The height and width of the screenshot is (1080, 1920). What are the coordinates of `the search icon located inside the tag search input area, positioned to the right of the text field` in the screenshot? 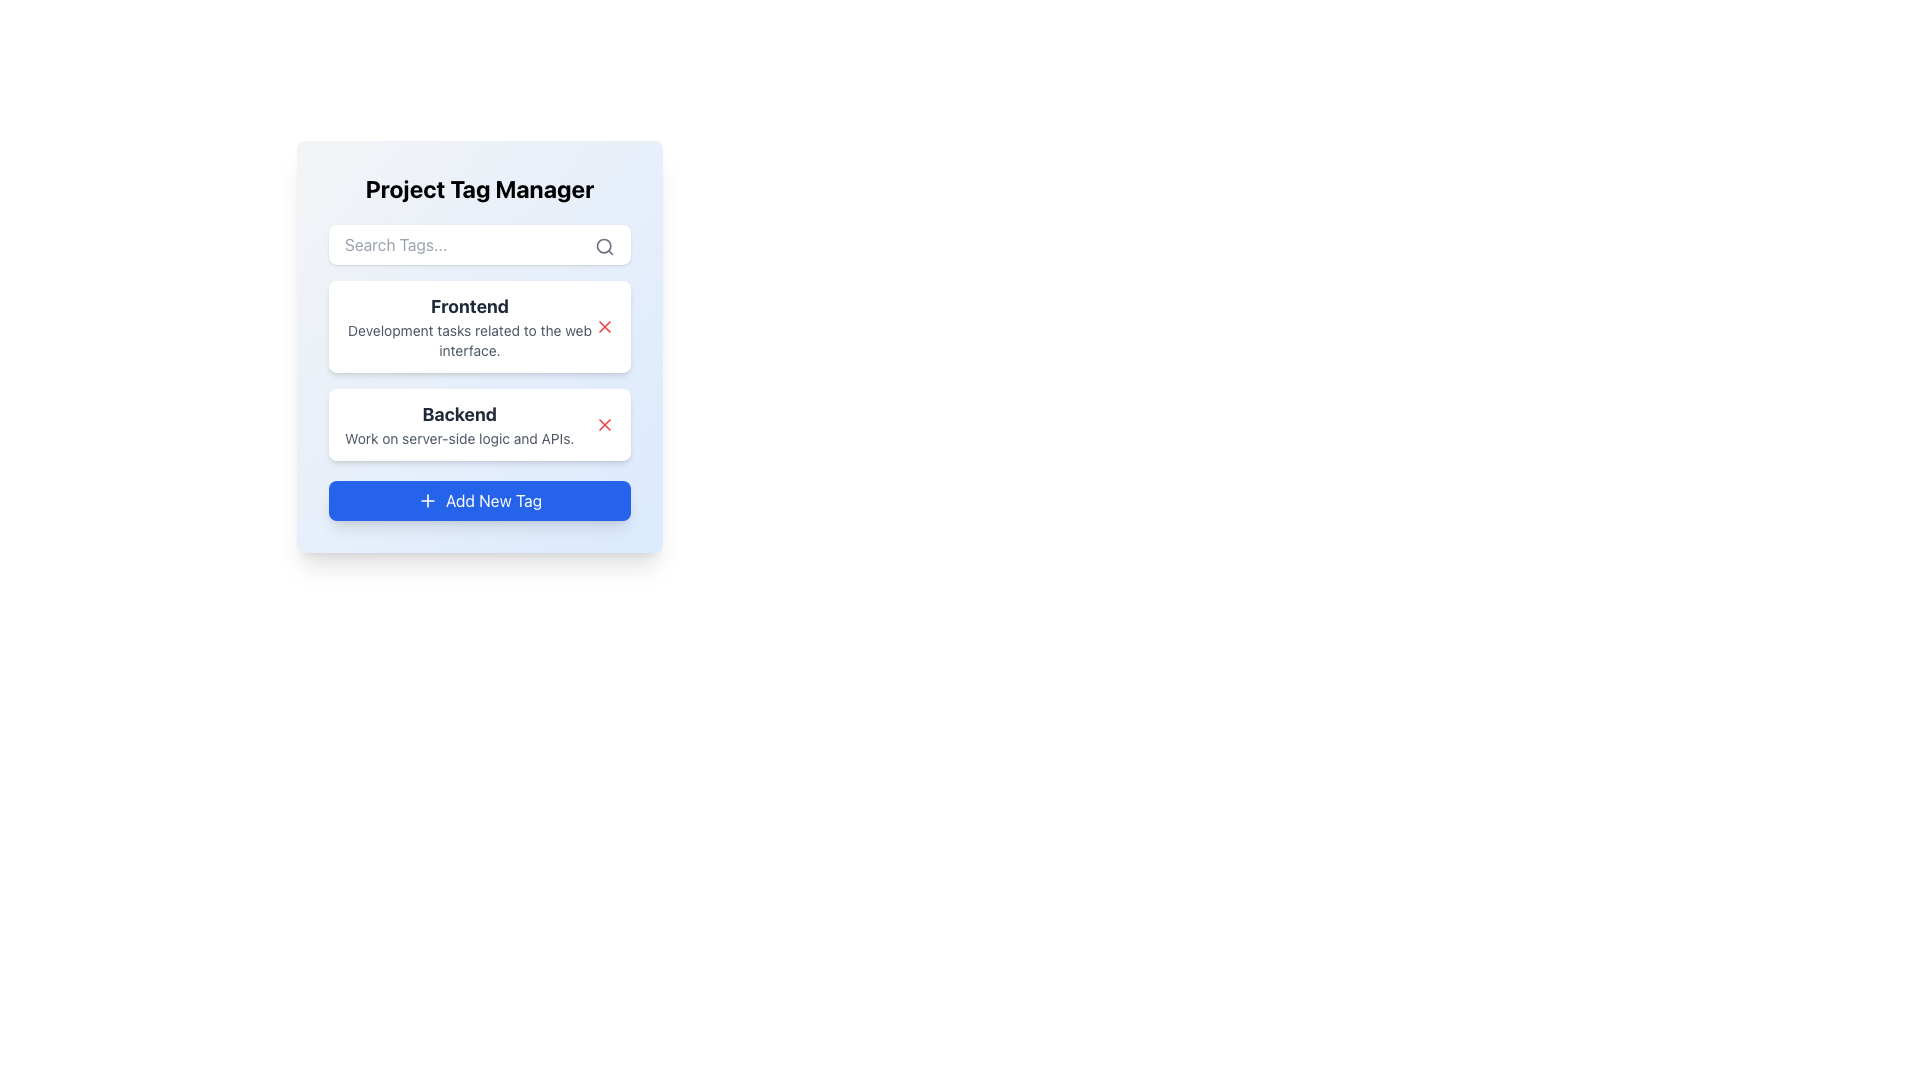 It's located at (603, 245).